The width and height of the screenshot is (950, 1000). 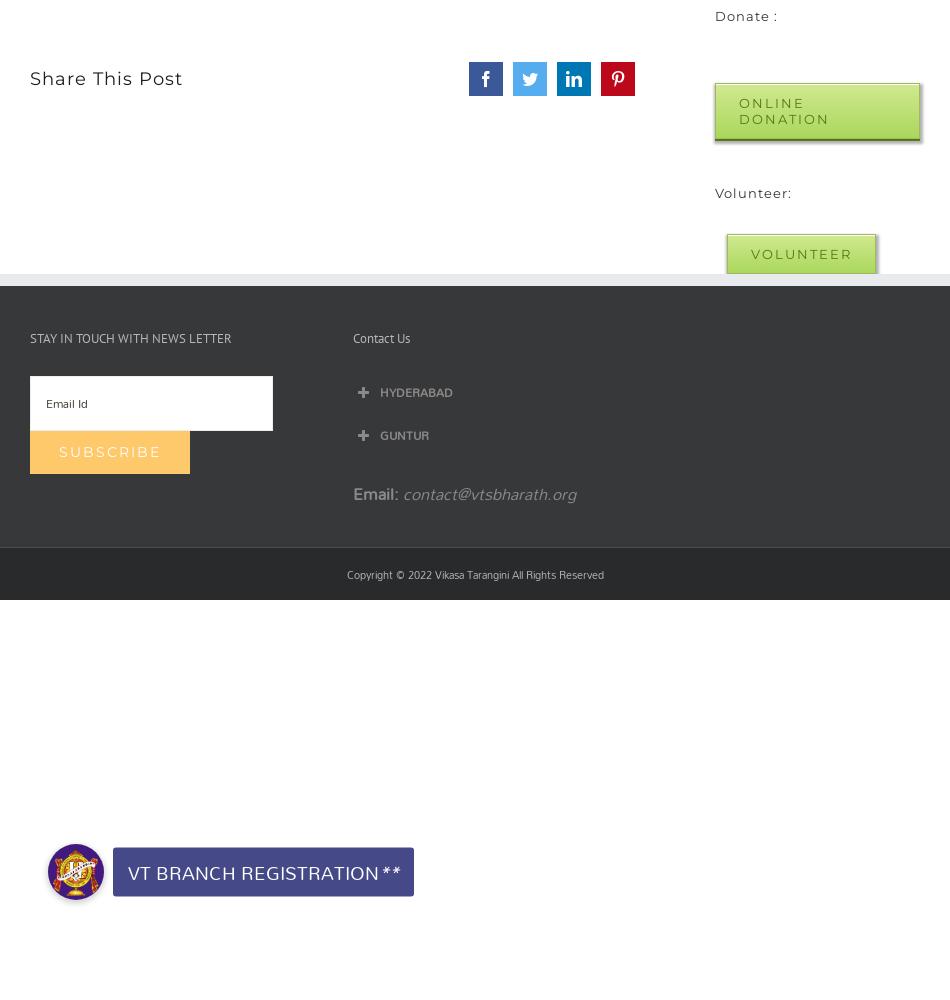 I want to click on 'GUNTUR', so click(x=403, y=435).